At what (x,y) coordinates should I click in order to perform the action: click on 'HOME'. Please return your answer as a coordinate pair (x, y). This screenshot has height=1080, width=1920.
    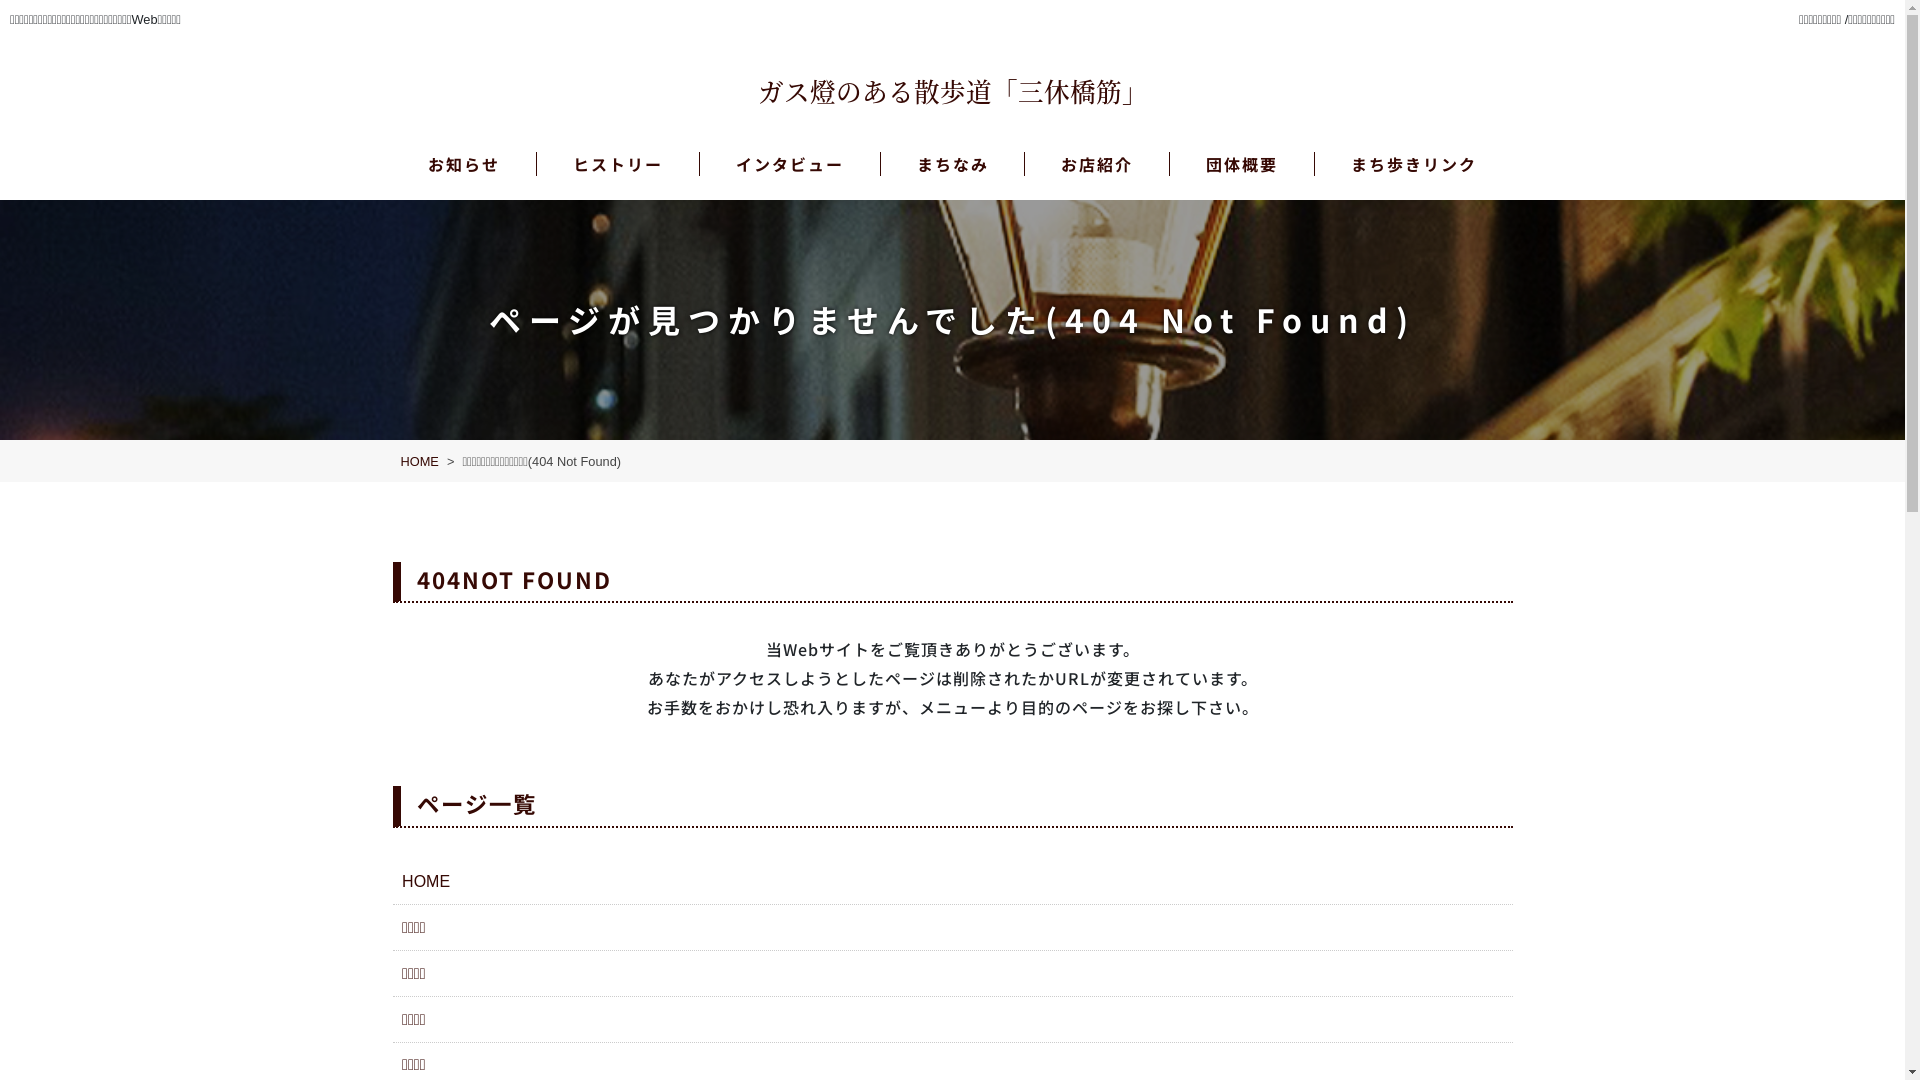
    Looking at the image, I should click on (417, 461).